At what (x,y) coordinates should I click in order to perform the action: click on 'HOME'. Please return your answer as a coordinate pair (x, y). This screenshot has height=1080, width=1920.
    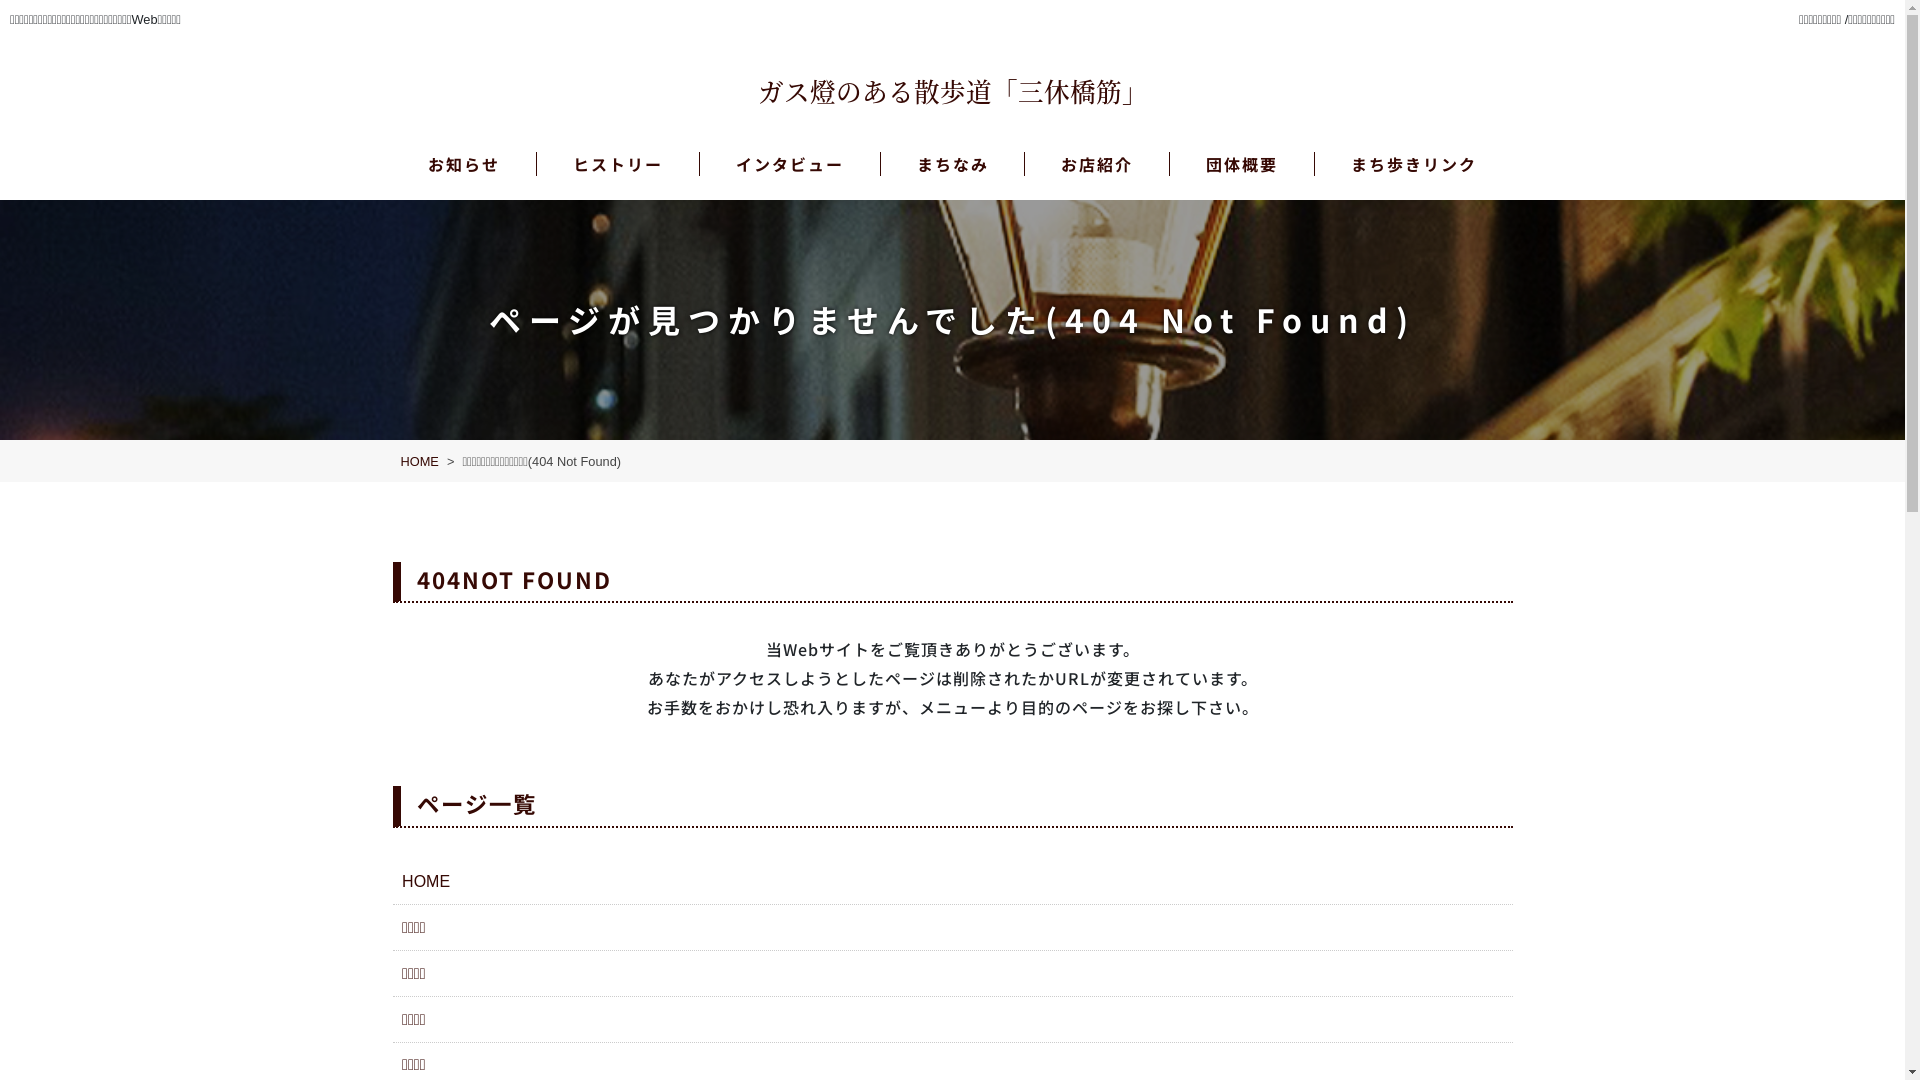
    Looking at the image, I should click on (417, 461).